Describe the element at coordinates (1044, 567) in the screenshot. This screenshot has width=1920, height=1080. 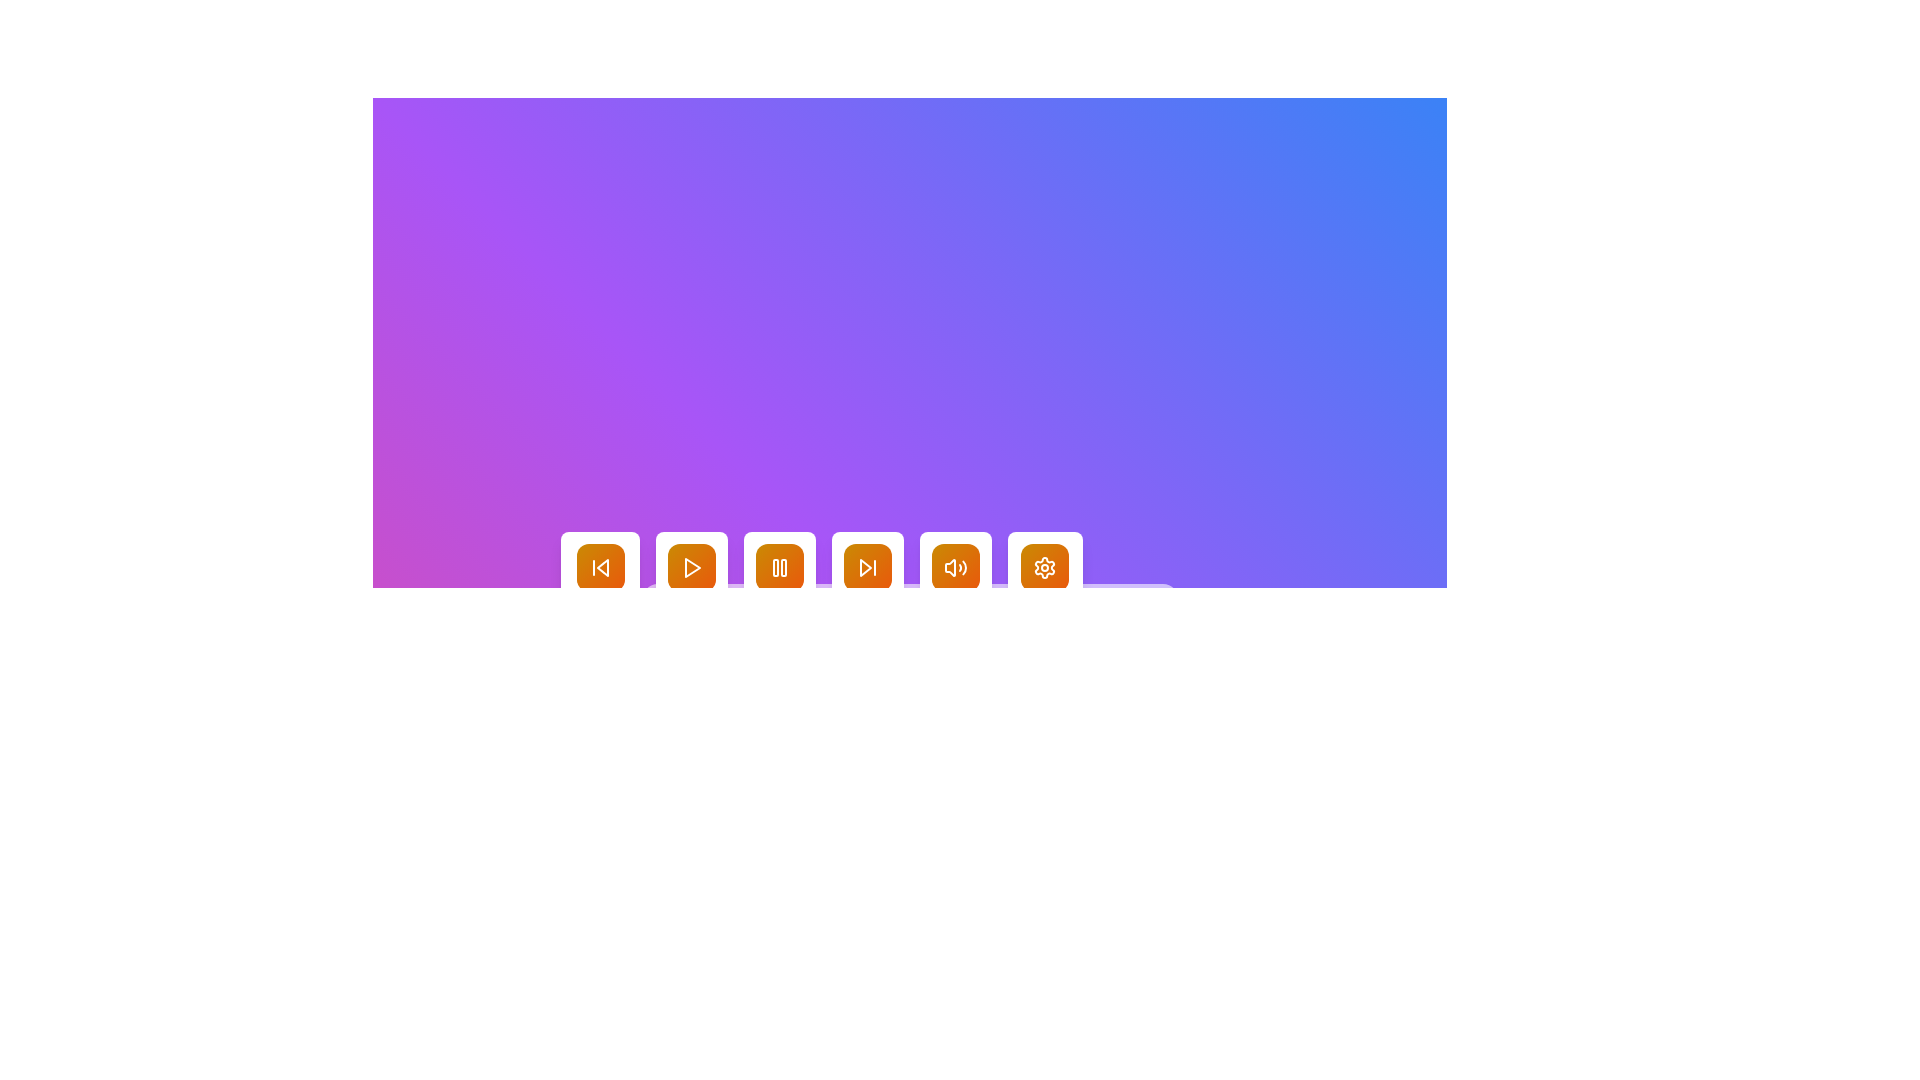
I see `the orange gear icon at the bottom of the interface` at that location.